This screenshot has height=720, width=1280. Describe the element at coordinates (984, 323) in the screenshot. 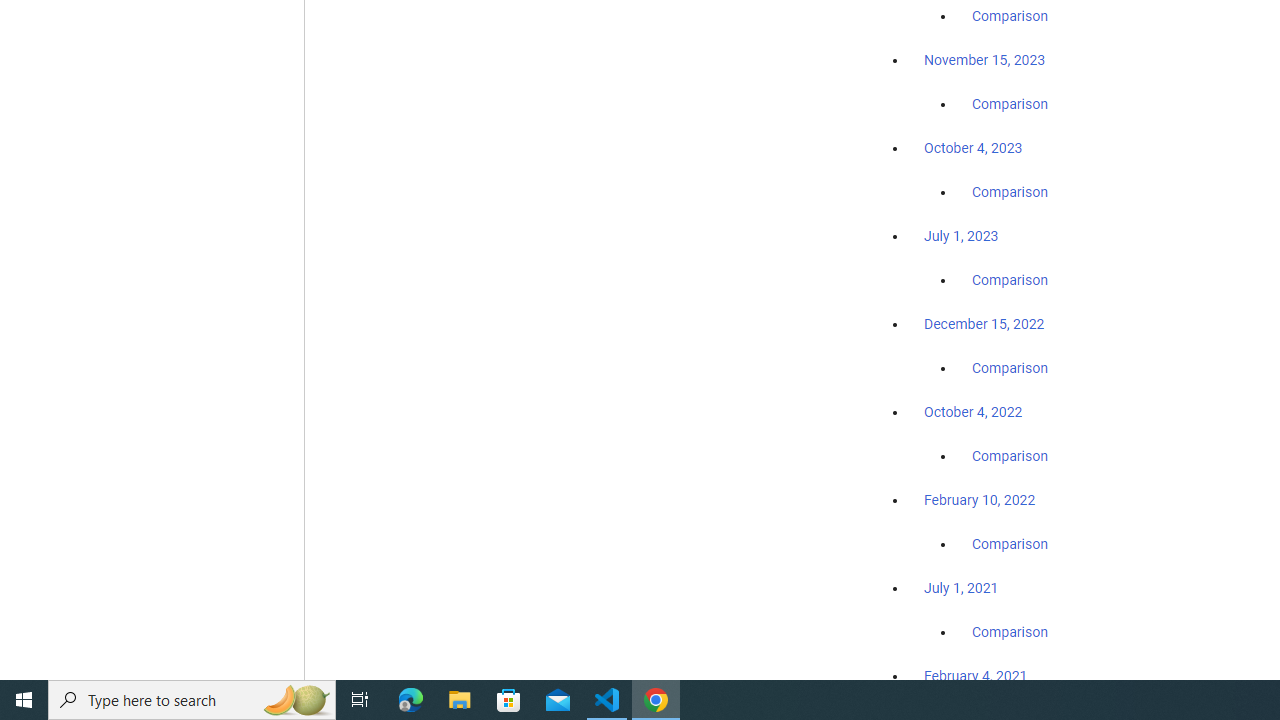

I see `'December 15, 2022'` at that location.